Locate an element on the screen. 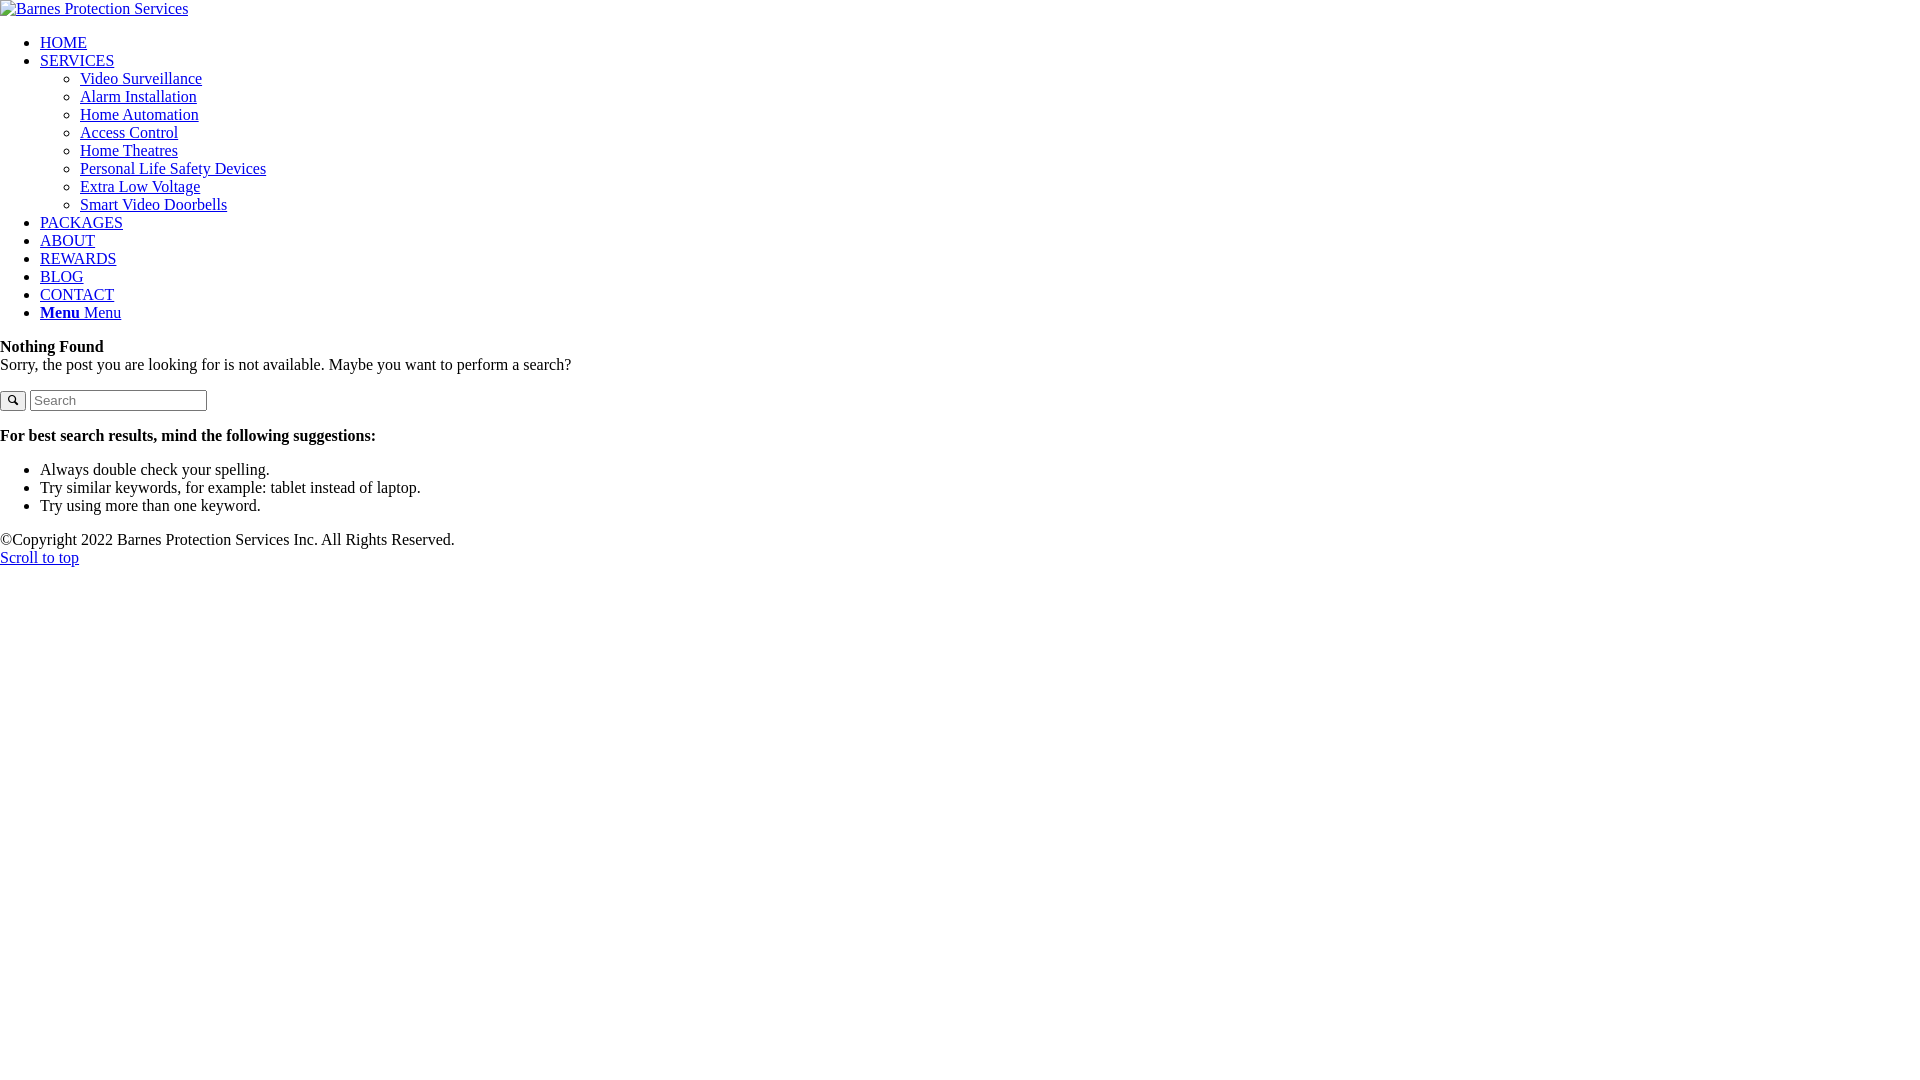 The image size is (1920, 1080). 'Access Control' is located at coordinates (128, 132).